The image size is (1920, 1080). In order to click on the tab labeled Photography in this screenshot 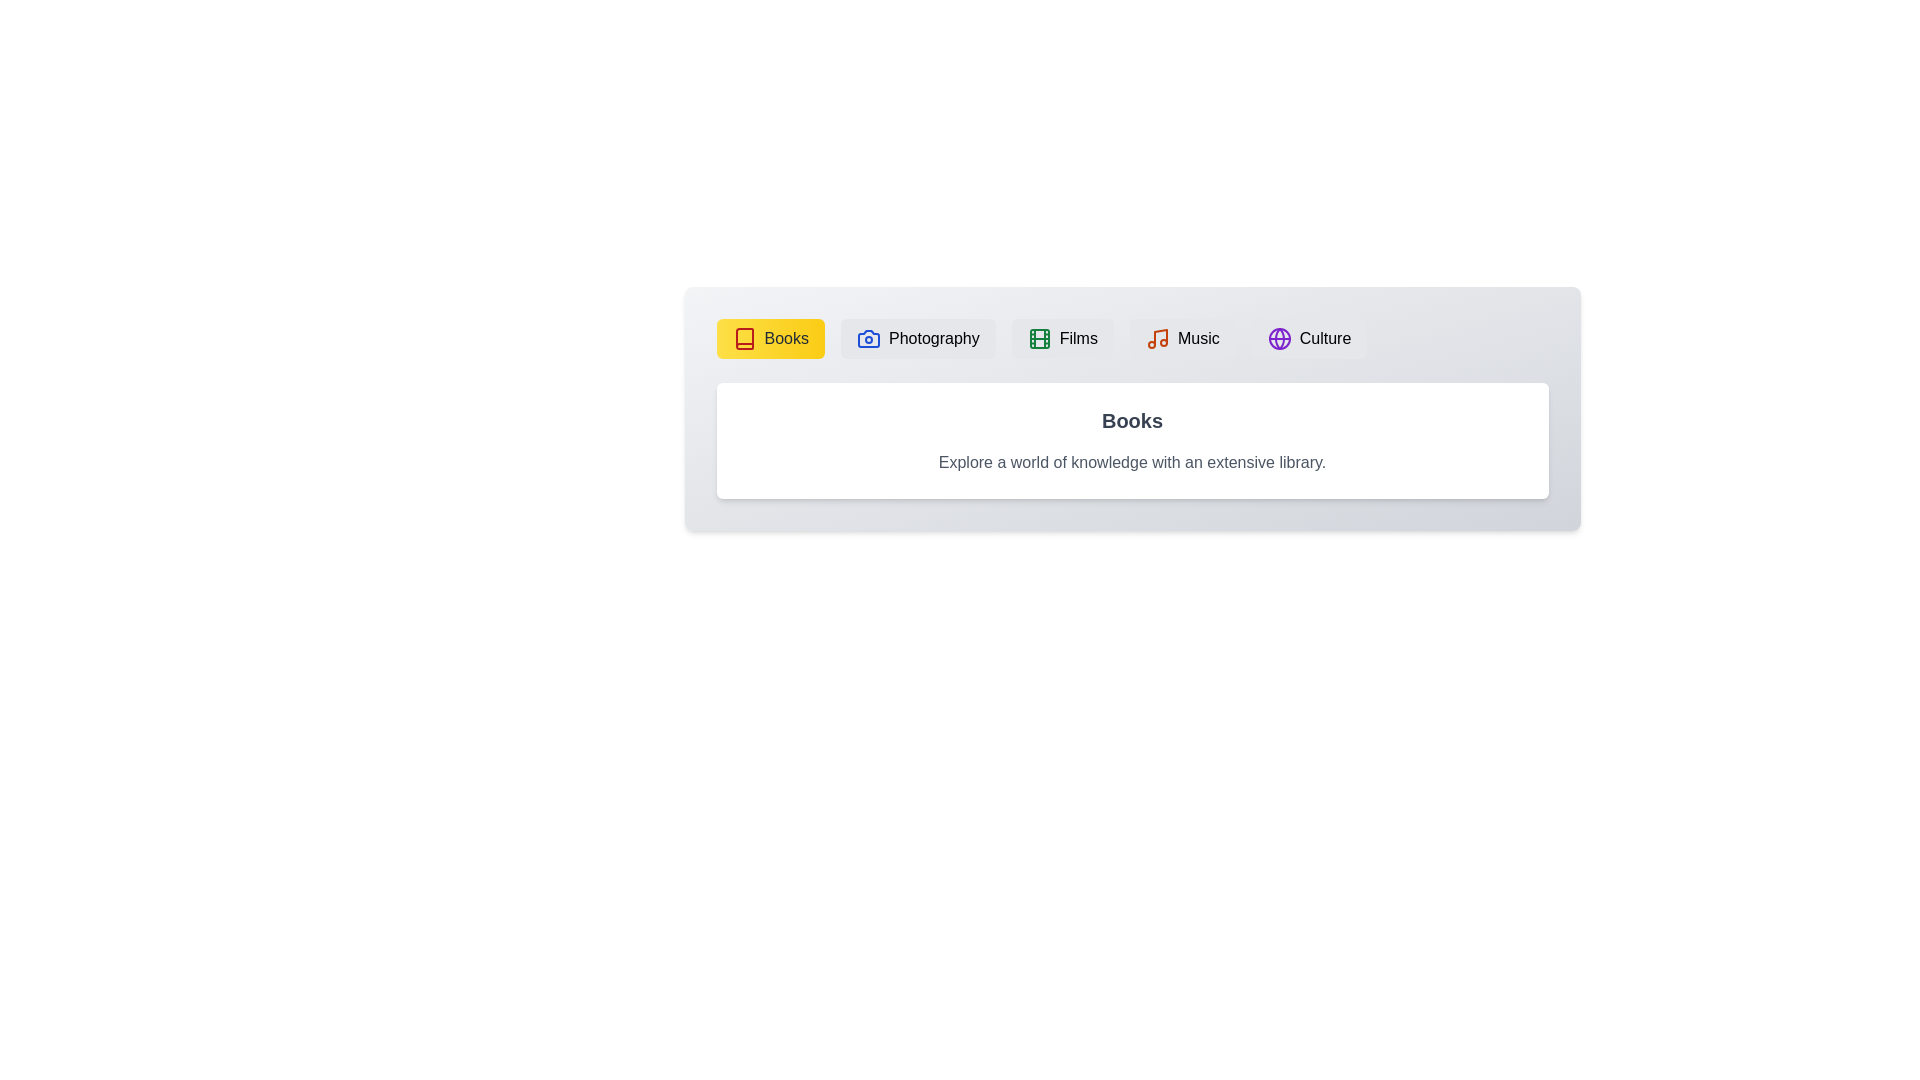, I will do `click(916, 338)`.